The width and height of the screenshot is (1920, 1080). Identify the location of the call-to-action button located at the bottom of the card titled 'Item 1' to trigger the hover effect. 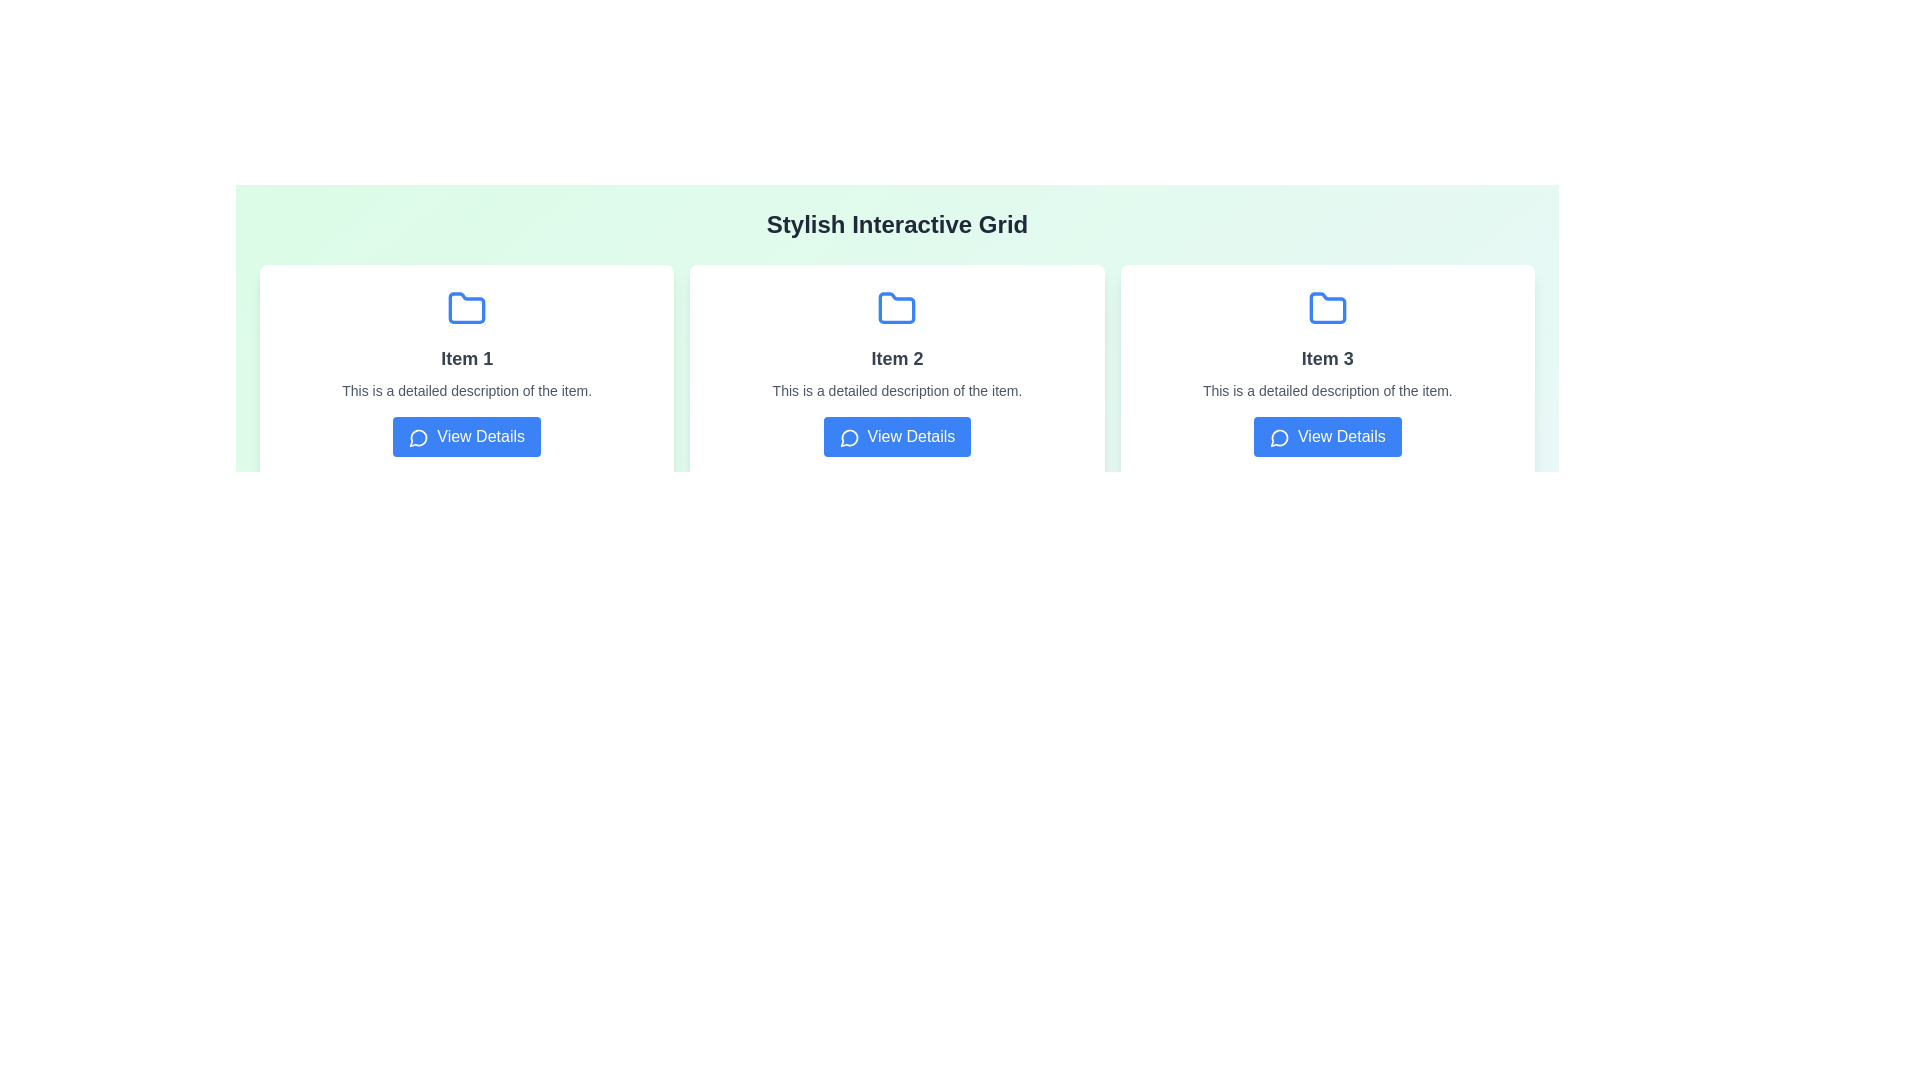
(466, 435).